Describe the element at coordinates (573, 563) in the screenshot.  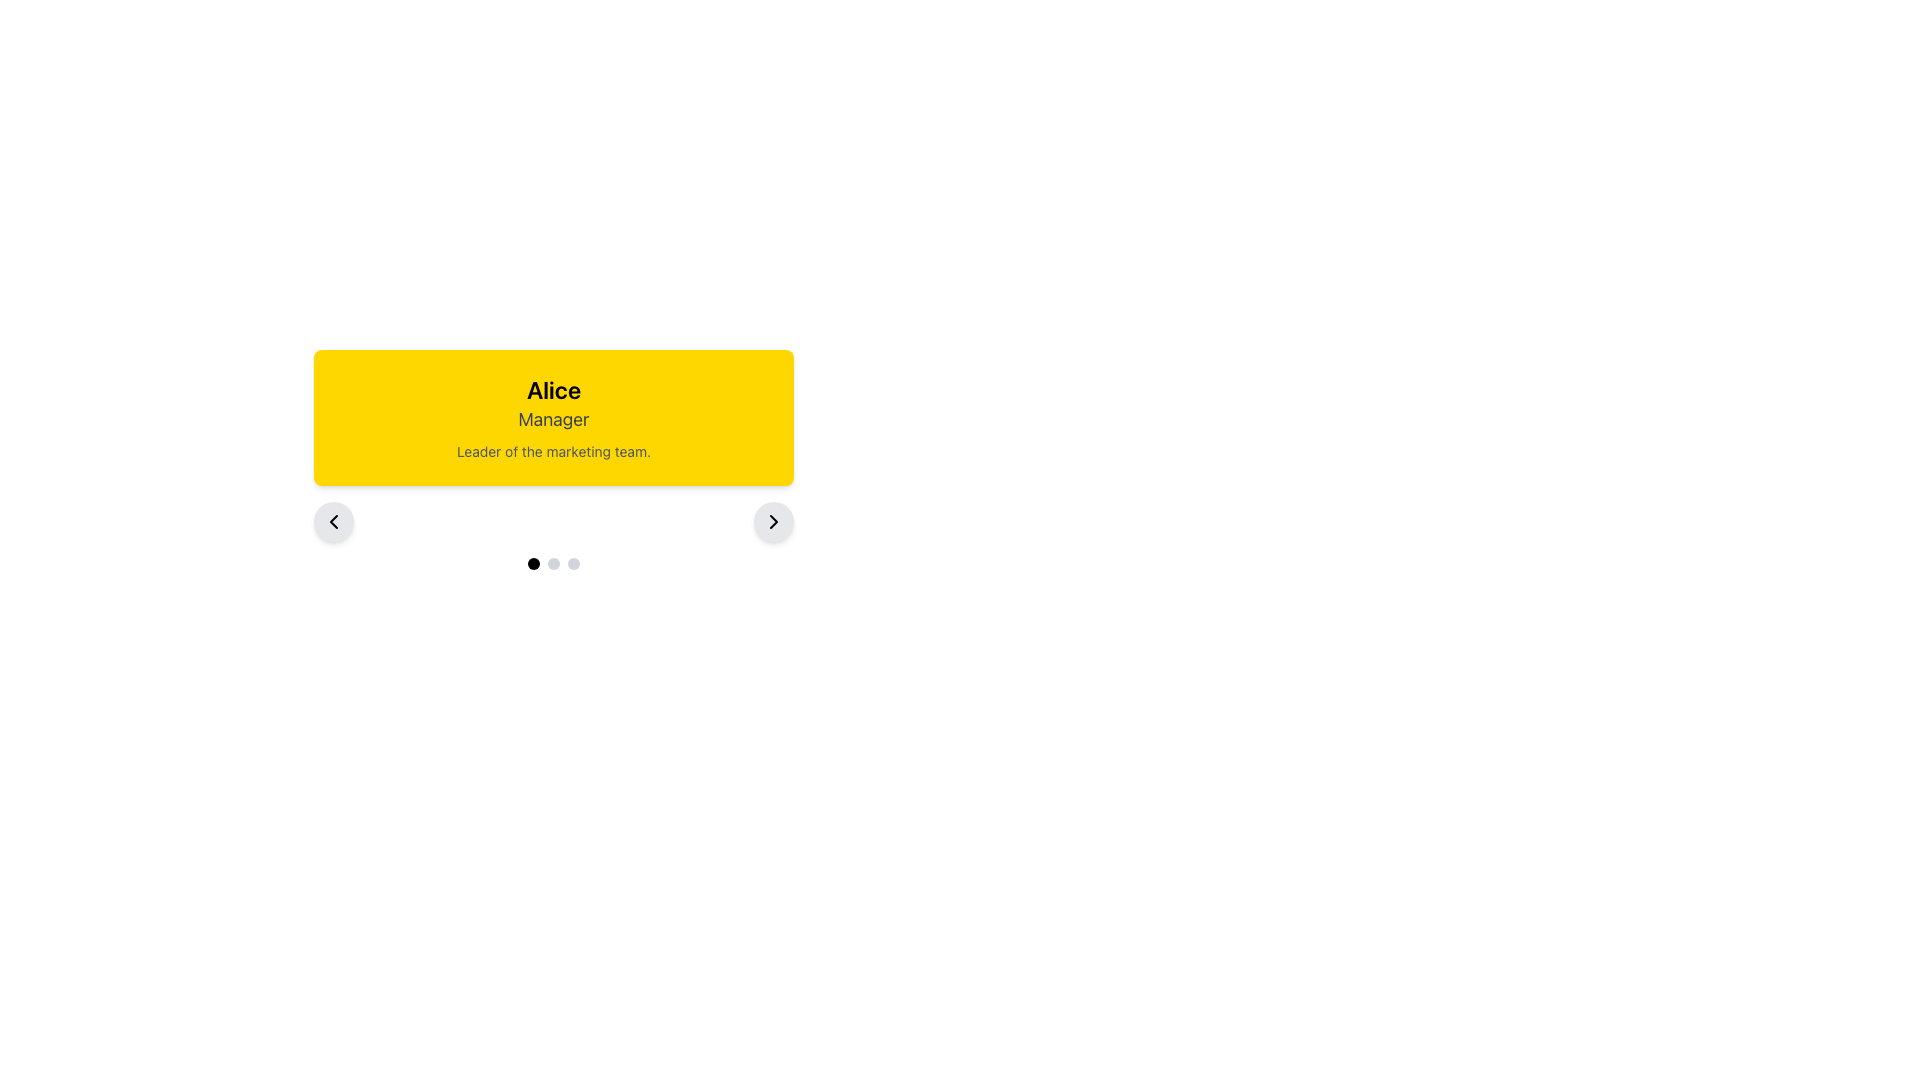
I see `the third circular indicator of the Interactive Indicator (Dot Pagination) located at the bottom center of the interface beneath the yellow profile card titled 'Alice'` at that location.